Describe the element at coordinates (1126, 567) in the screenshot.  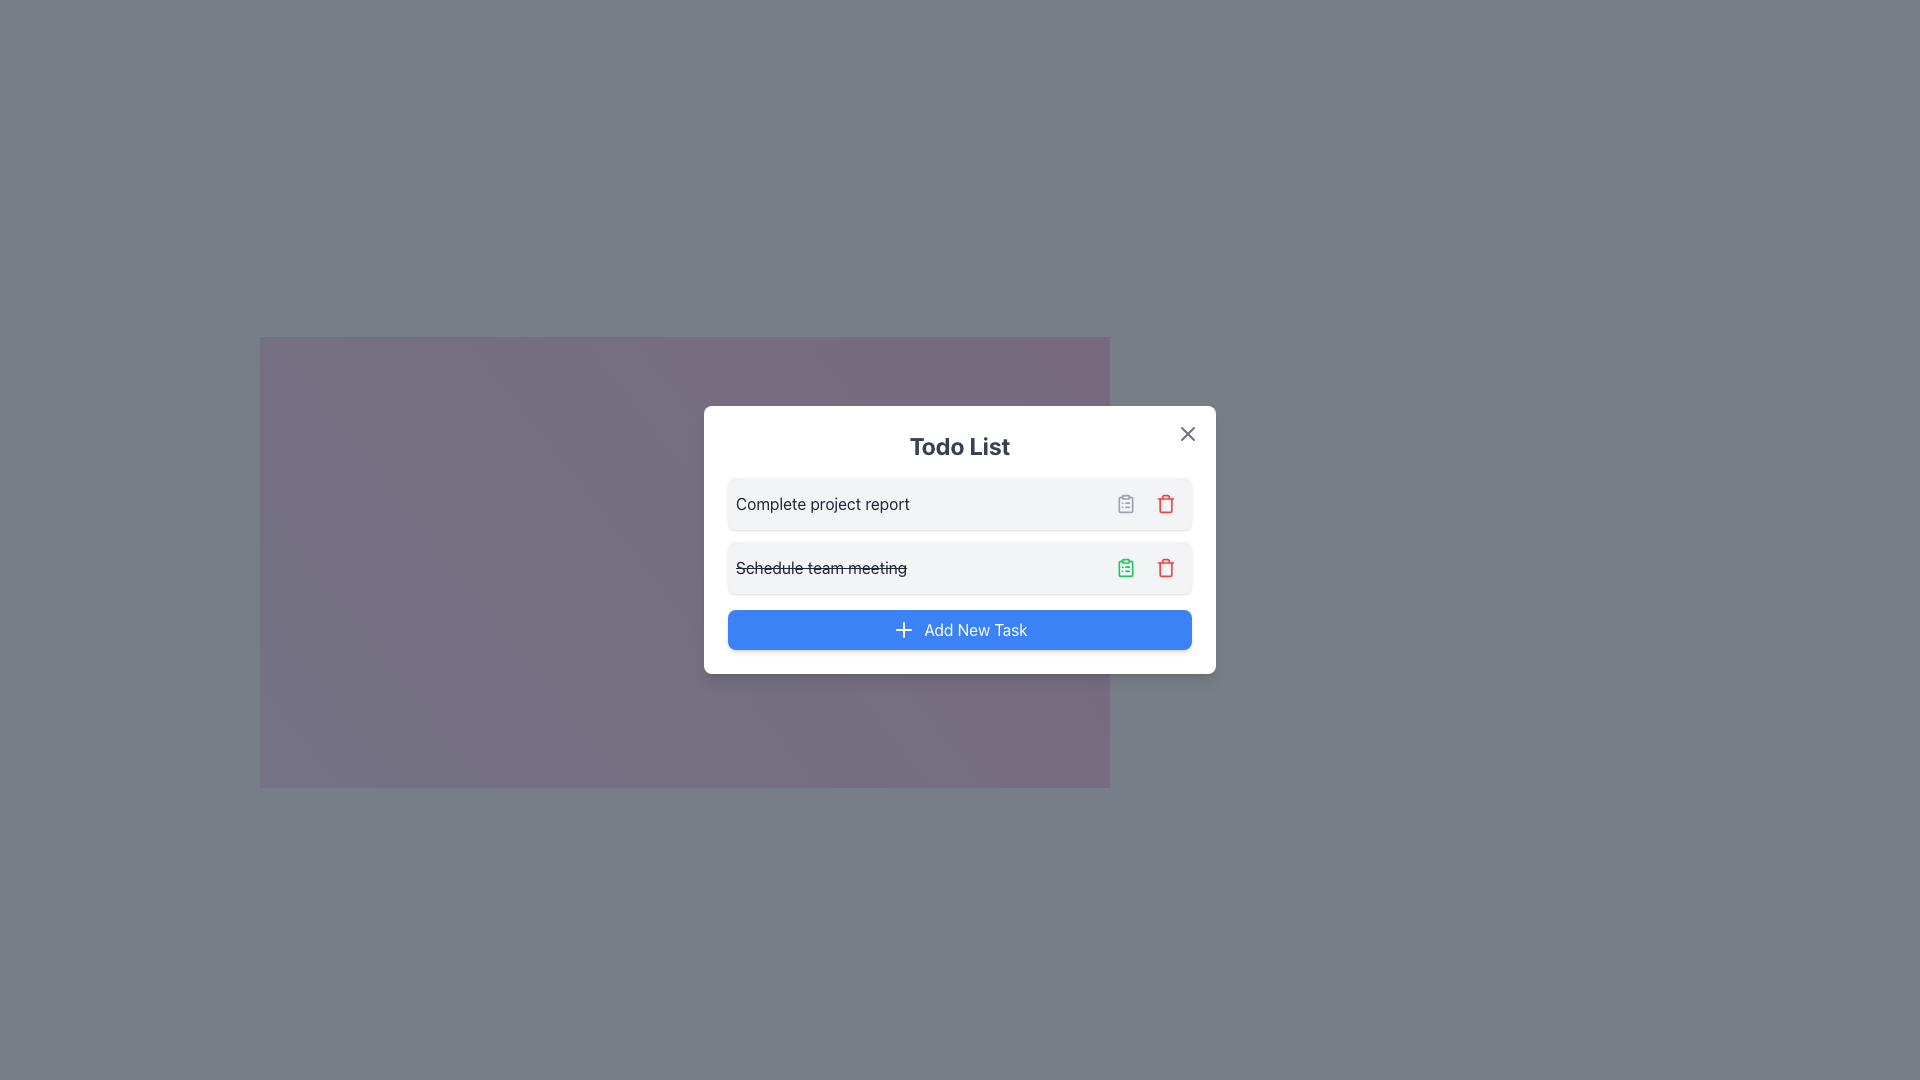
I see `the clipboard icon located to the right of the task title in the second task of the to-do list interface` at that location.